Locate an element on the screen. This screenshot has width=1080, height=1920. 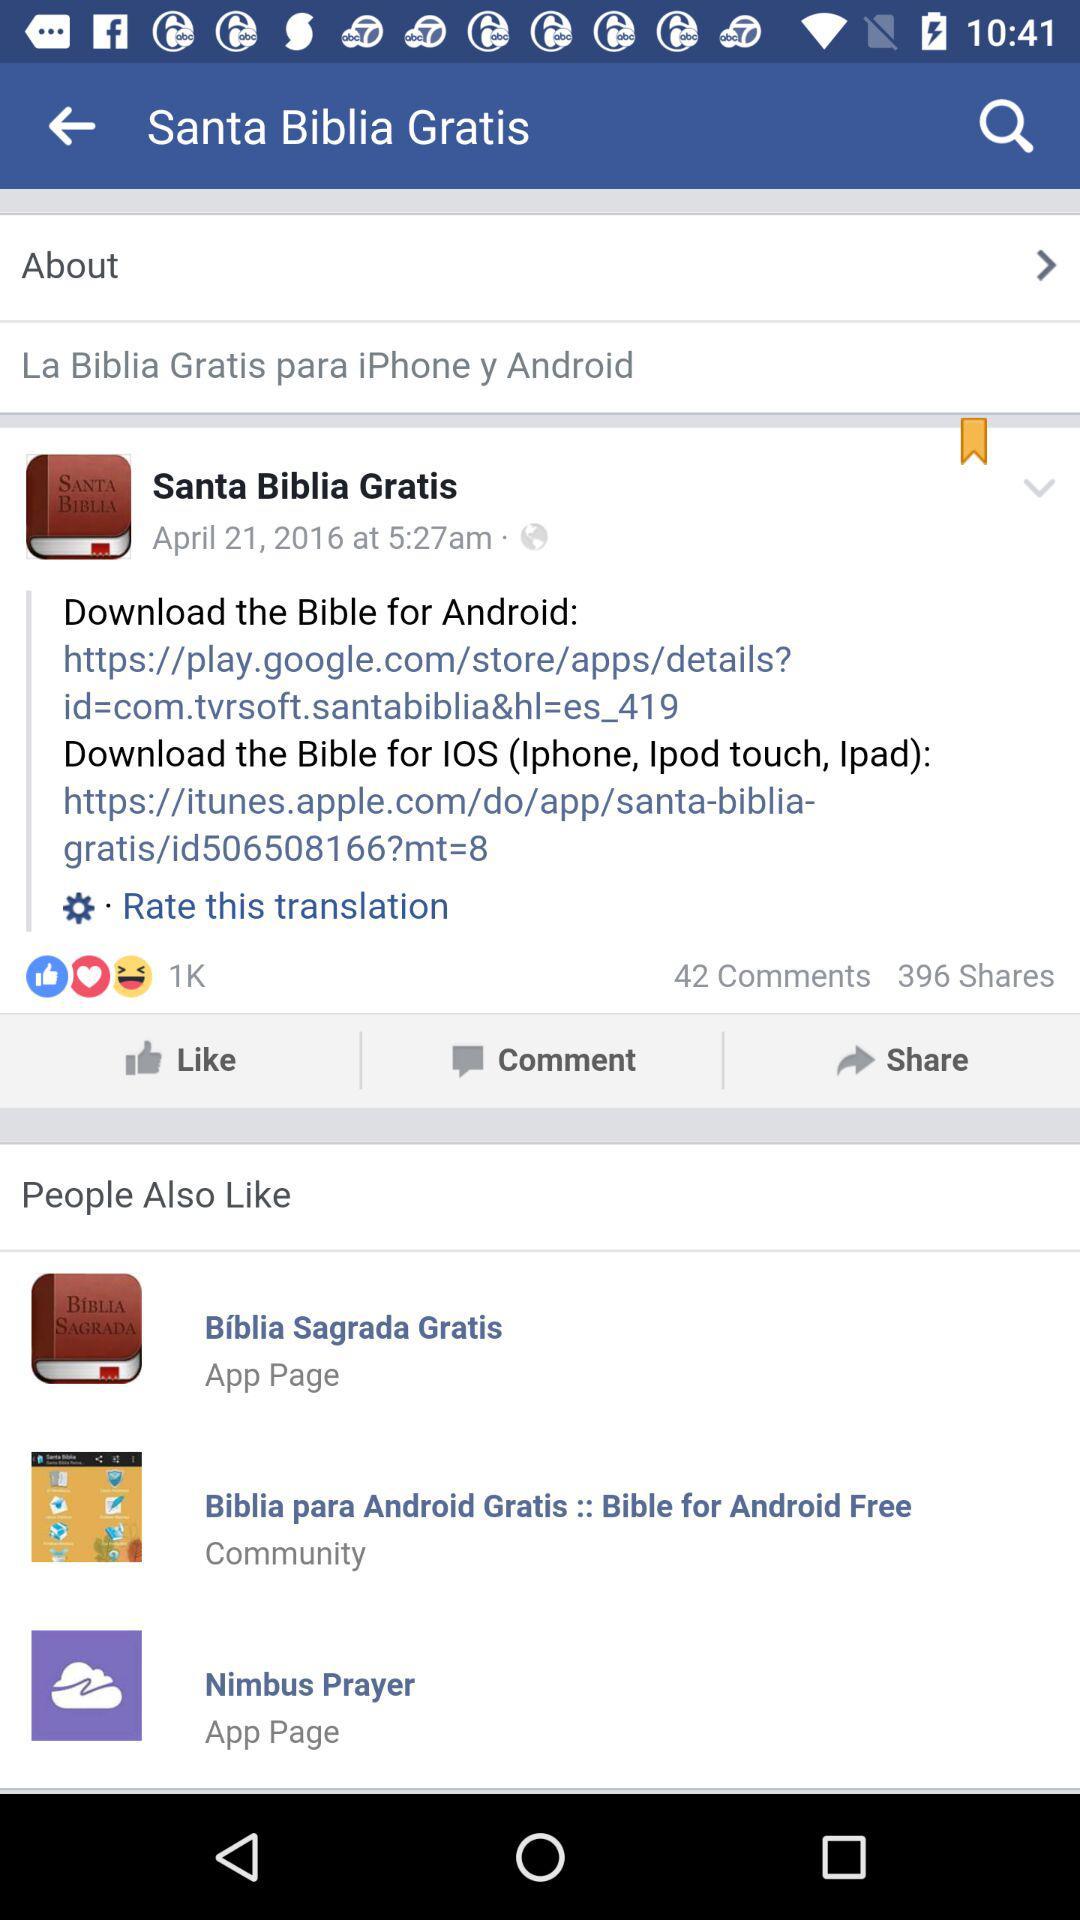
the icon next to santa biblia gratis icon is located at coordinates (1006, 124).